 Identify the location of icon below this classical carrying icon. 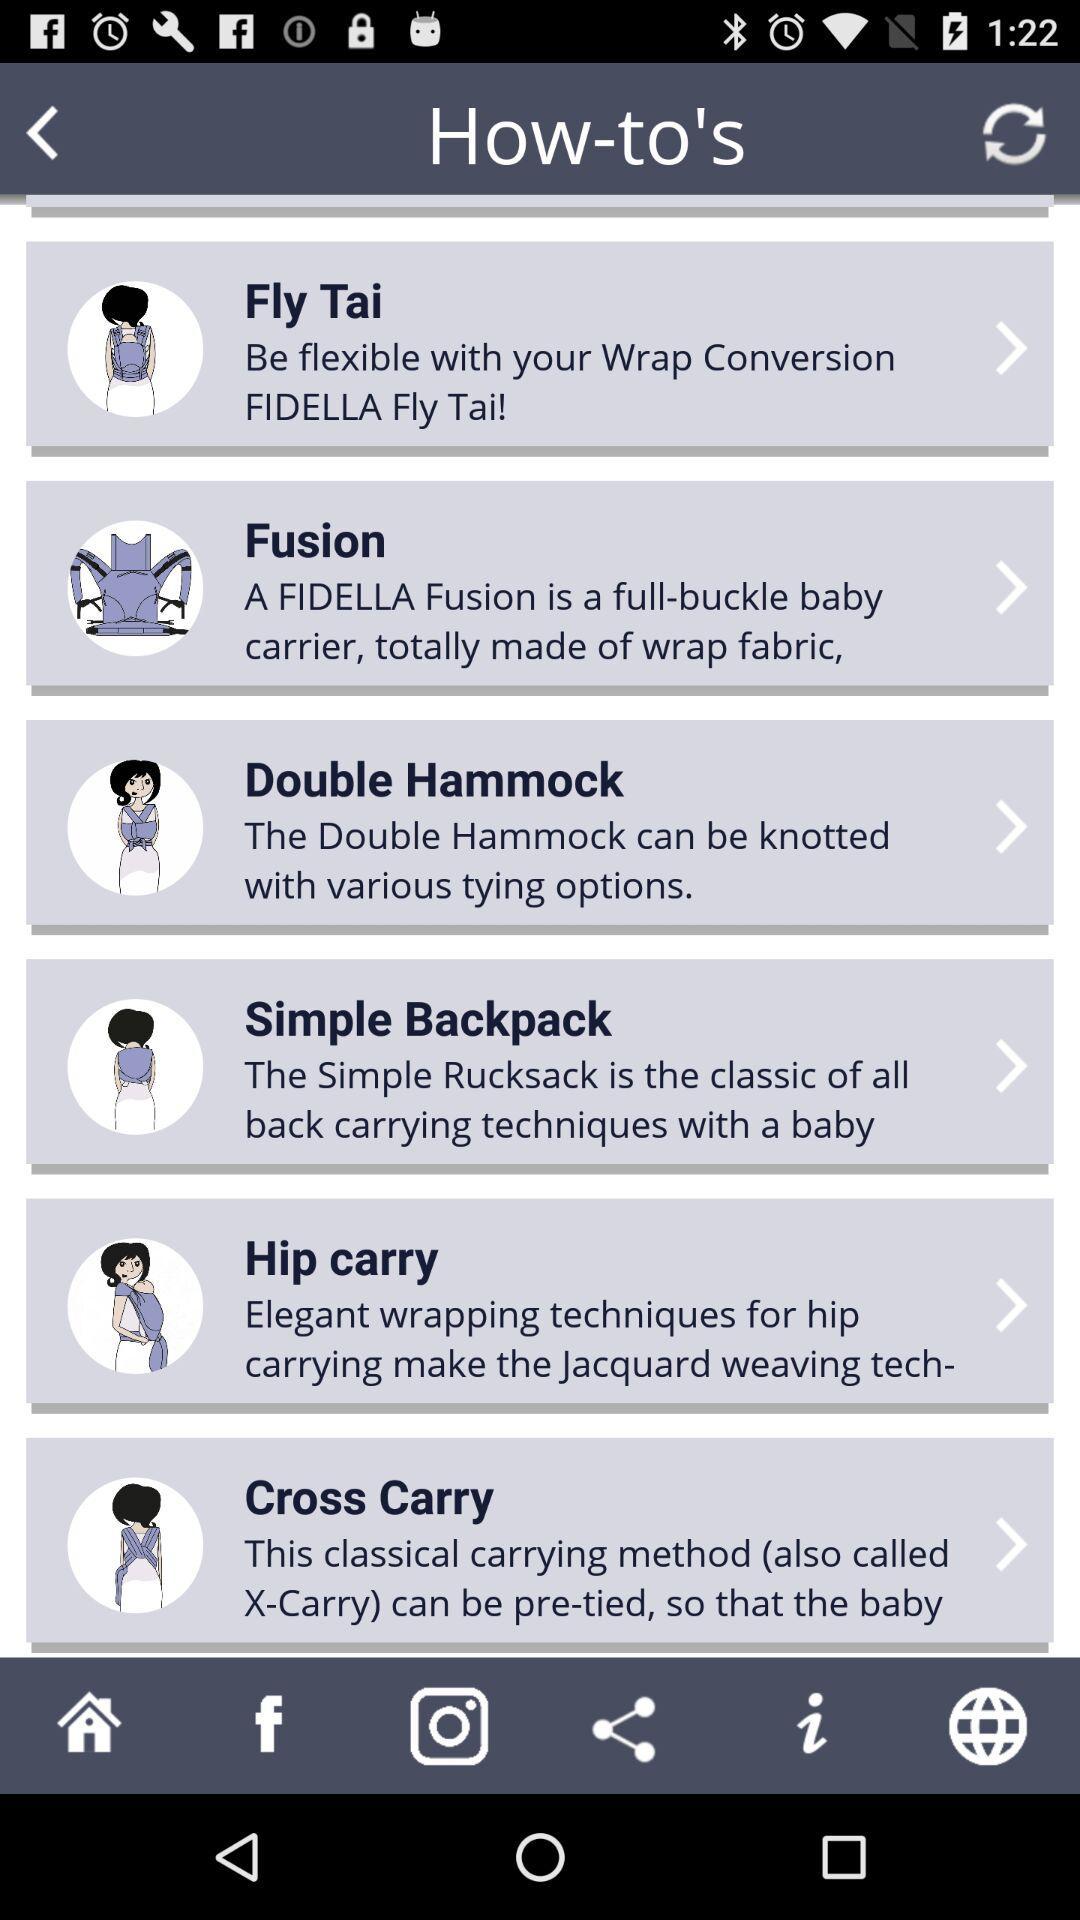
(628, 1724).